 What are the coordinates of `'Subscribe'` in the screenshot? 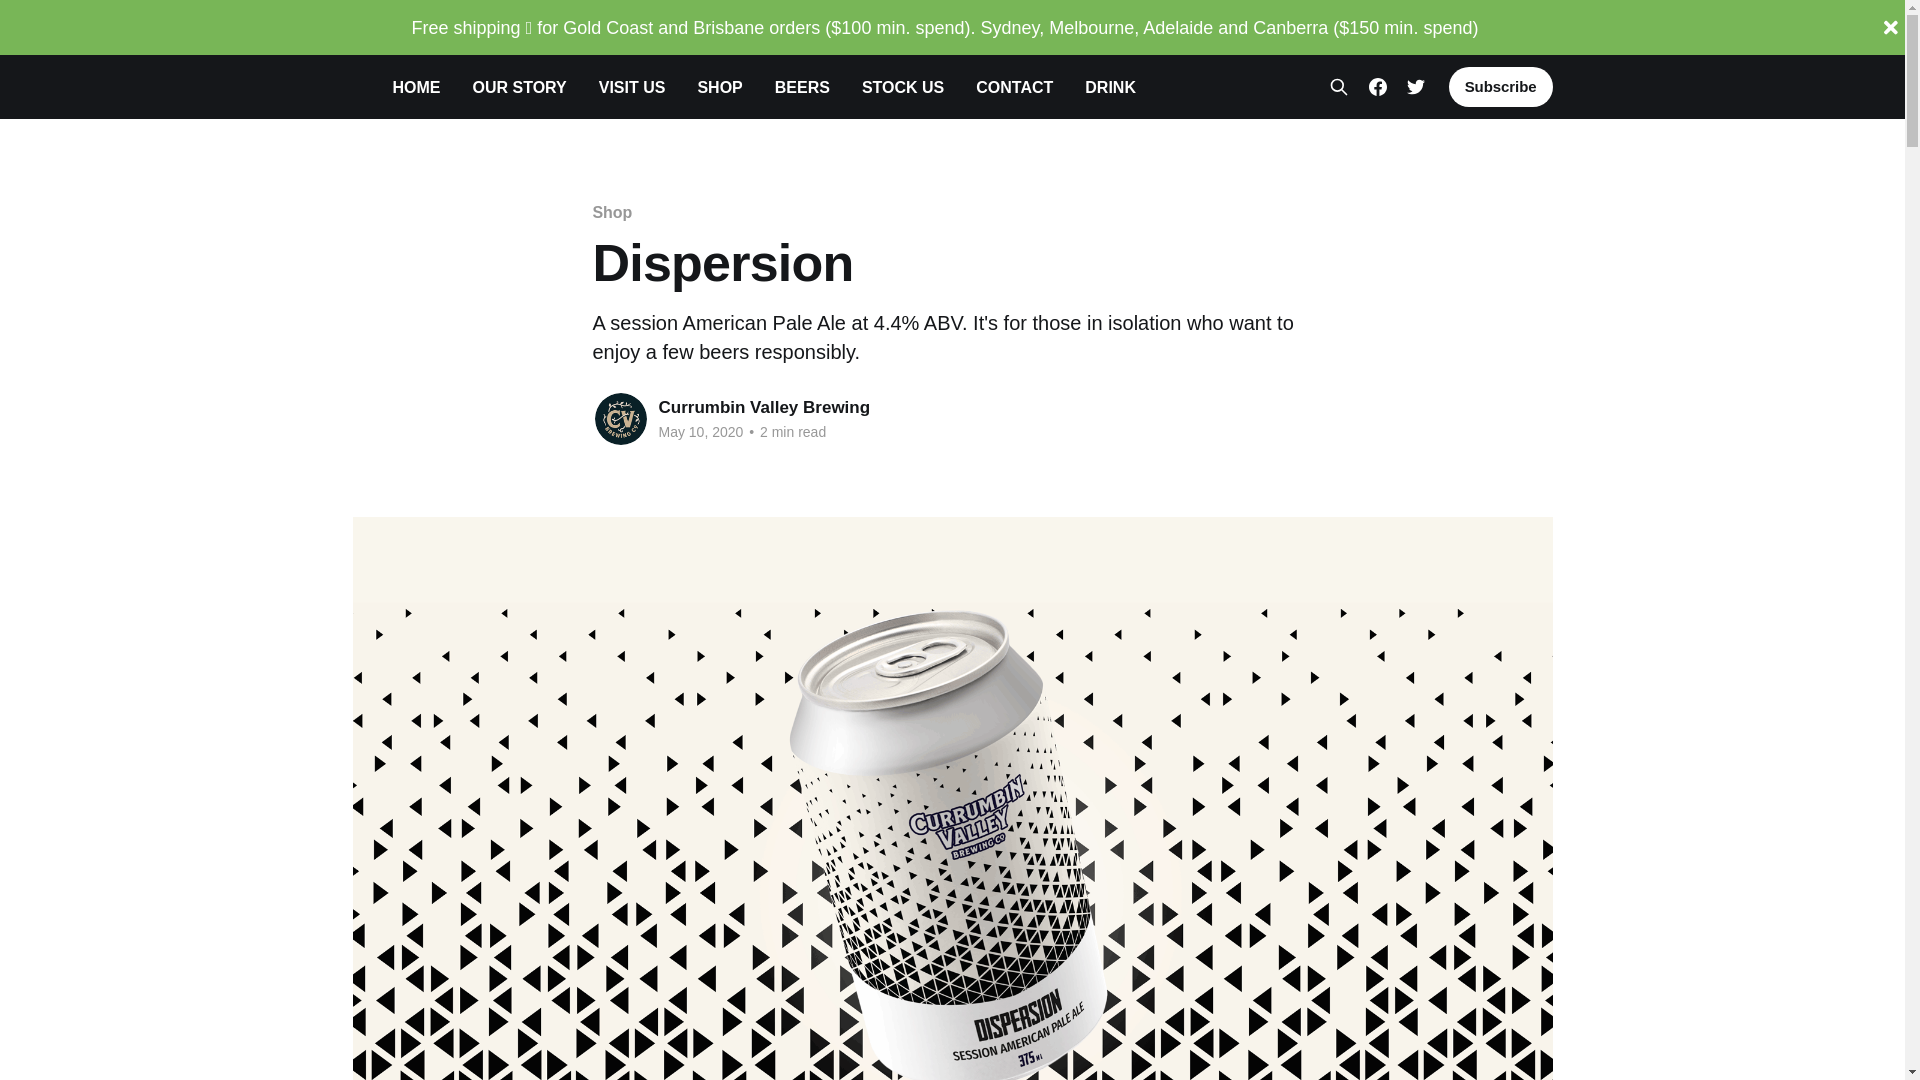 It's located at (1449, 86).